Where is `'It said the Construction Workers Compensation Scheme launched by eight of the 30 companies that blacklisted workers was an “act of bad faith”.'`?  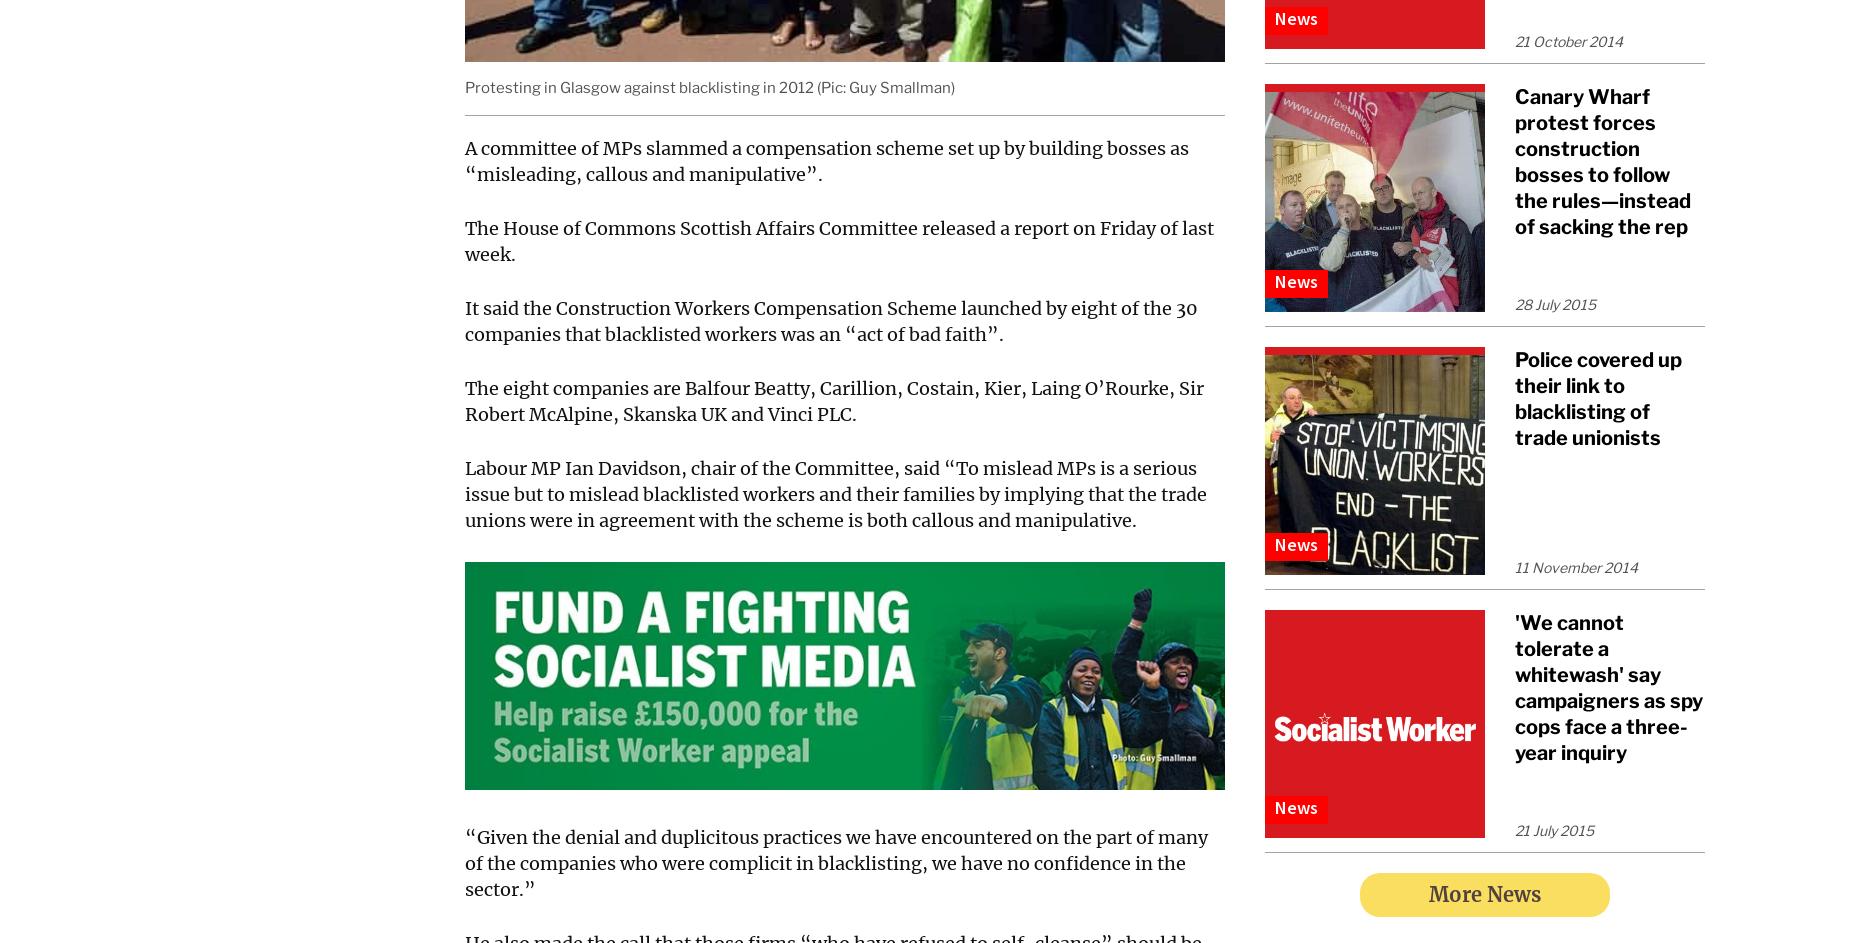 'It said the Construction Workers Compensation Scheme launched by eight of the 30 companies that blacklisted workers was an “act of bad faith”.' is located at coordinates (831, 321).